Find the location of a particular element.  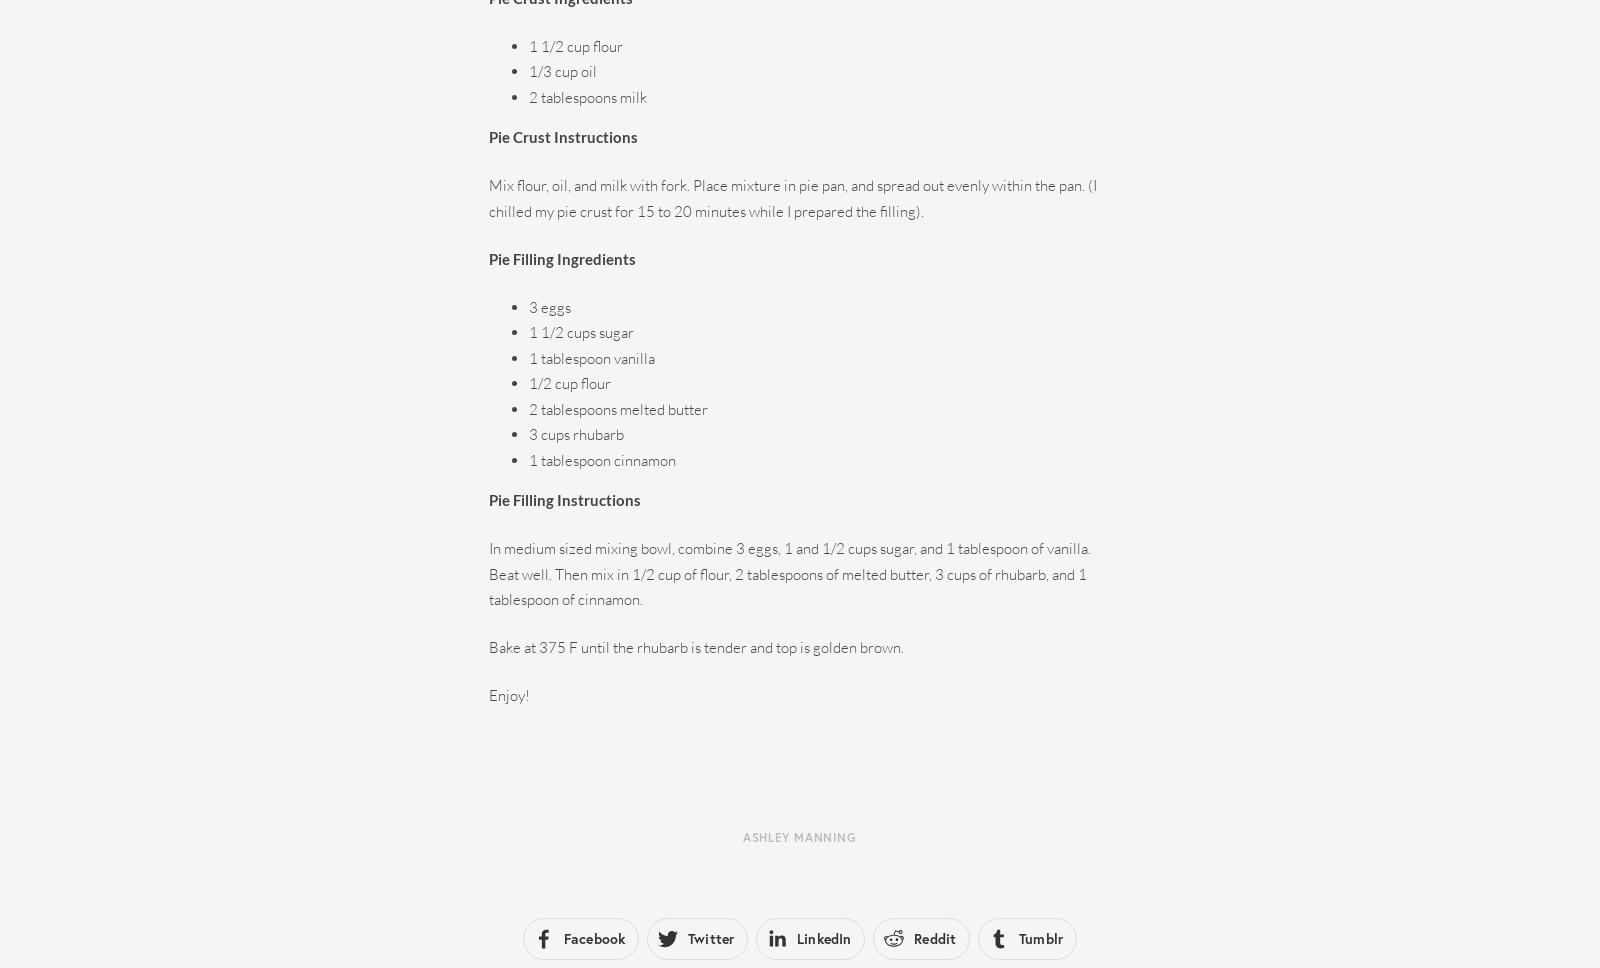

'Mix flour, oil, and milk with fork. Place mixture in pie pan, and spread out evenly within the pan. (I chilled my pie crust for 15 to 20 minutes while I prepared the filling).' is located at coordinates (792, 197).